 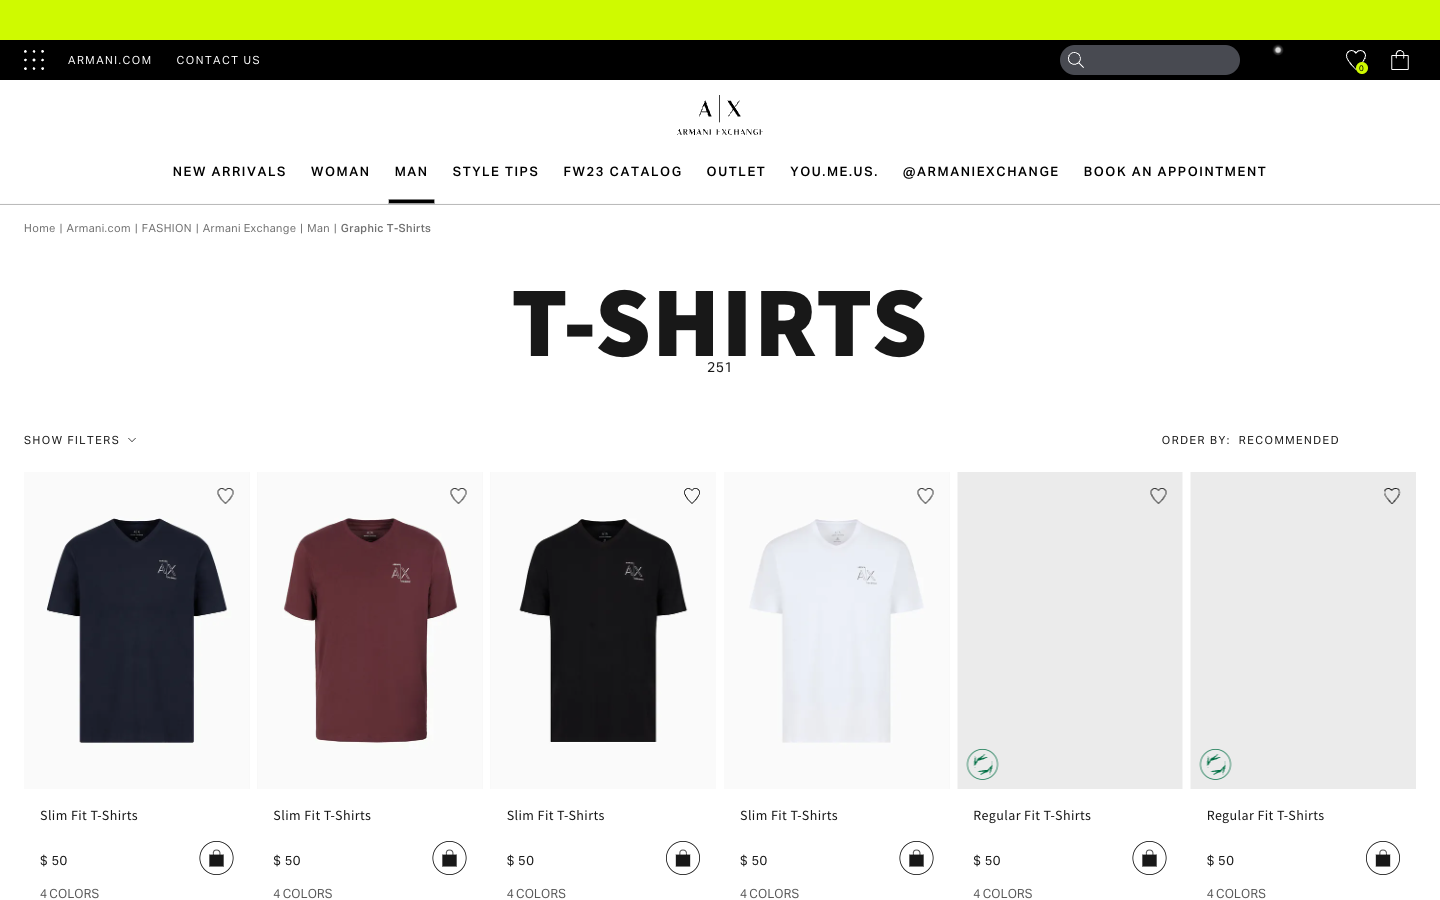 What do you see at coordinates (1070, 822) in the screenshot?
I see `the regular fit T-shirts section by selecting it` at bounding box center [1070, 822].